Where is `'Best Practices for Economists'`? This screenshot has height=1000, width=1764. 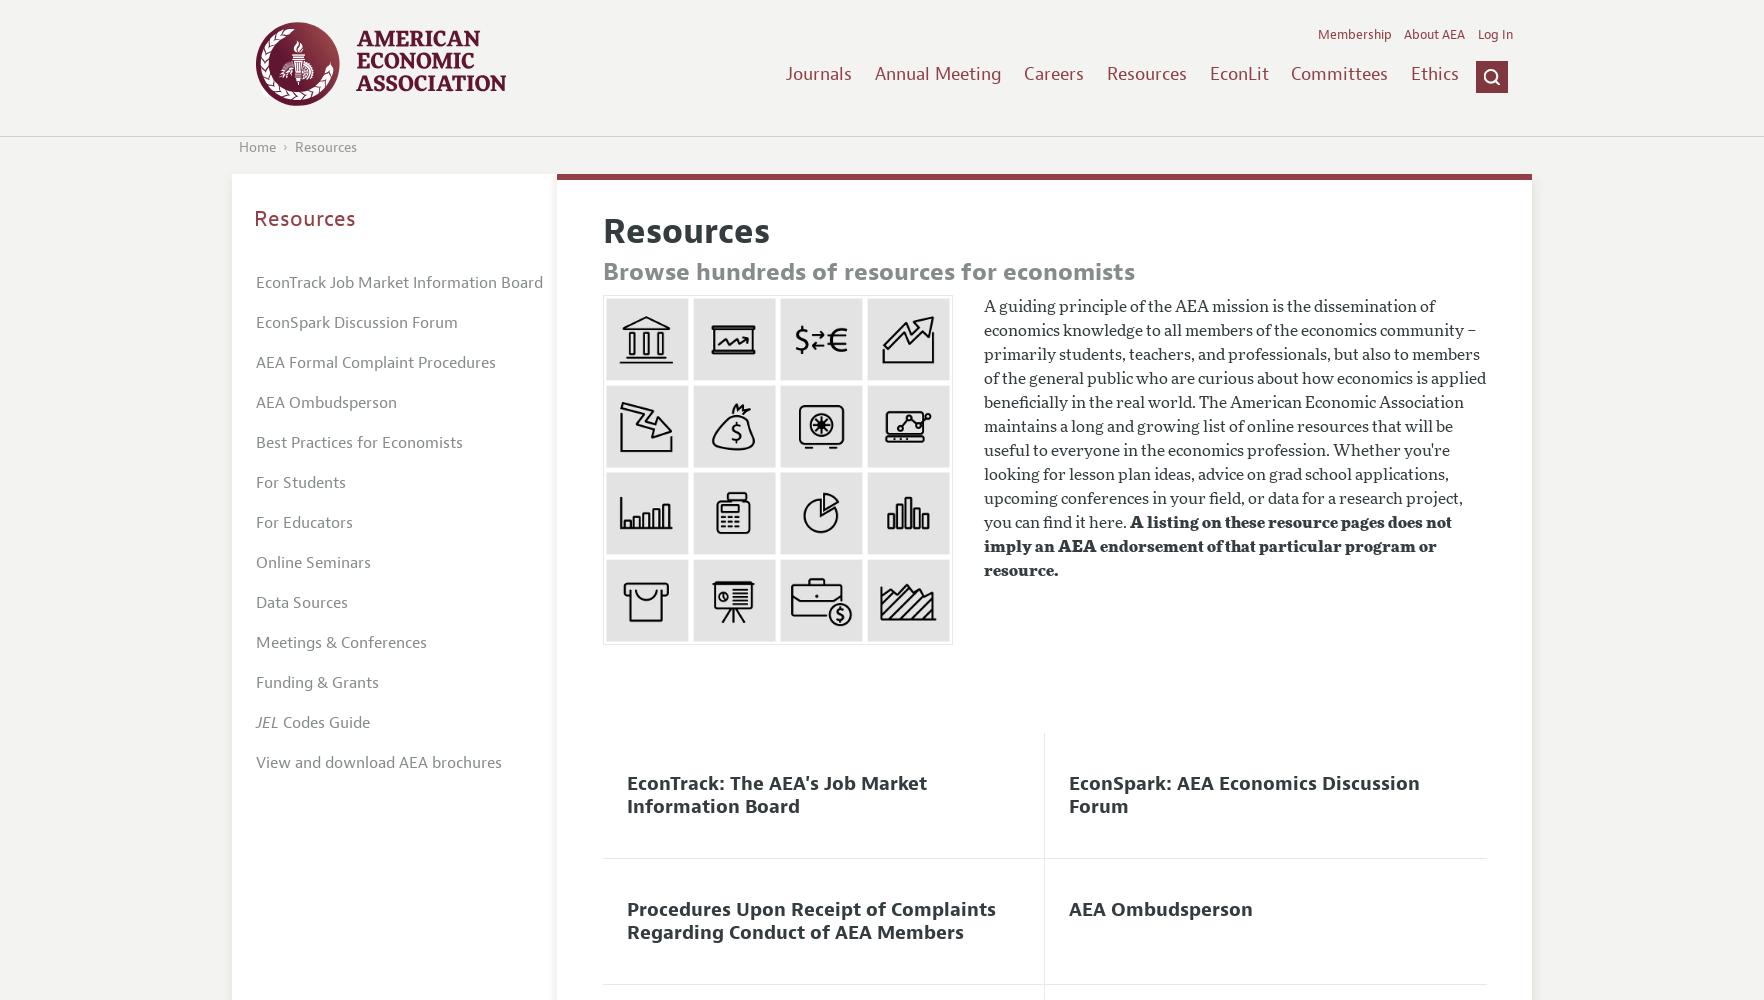 'Best Practices for Economists' is located at coordinates (255, 441).